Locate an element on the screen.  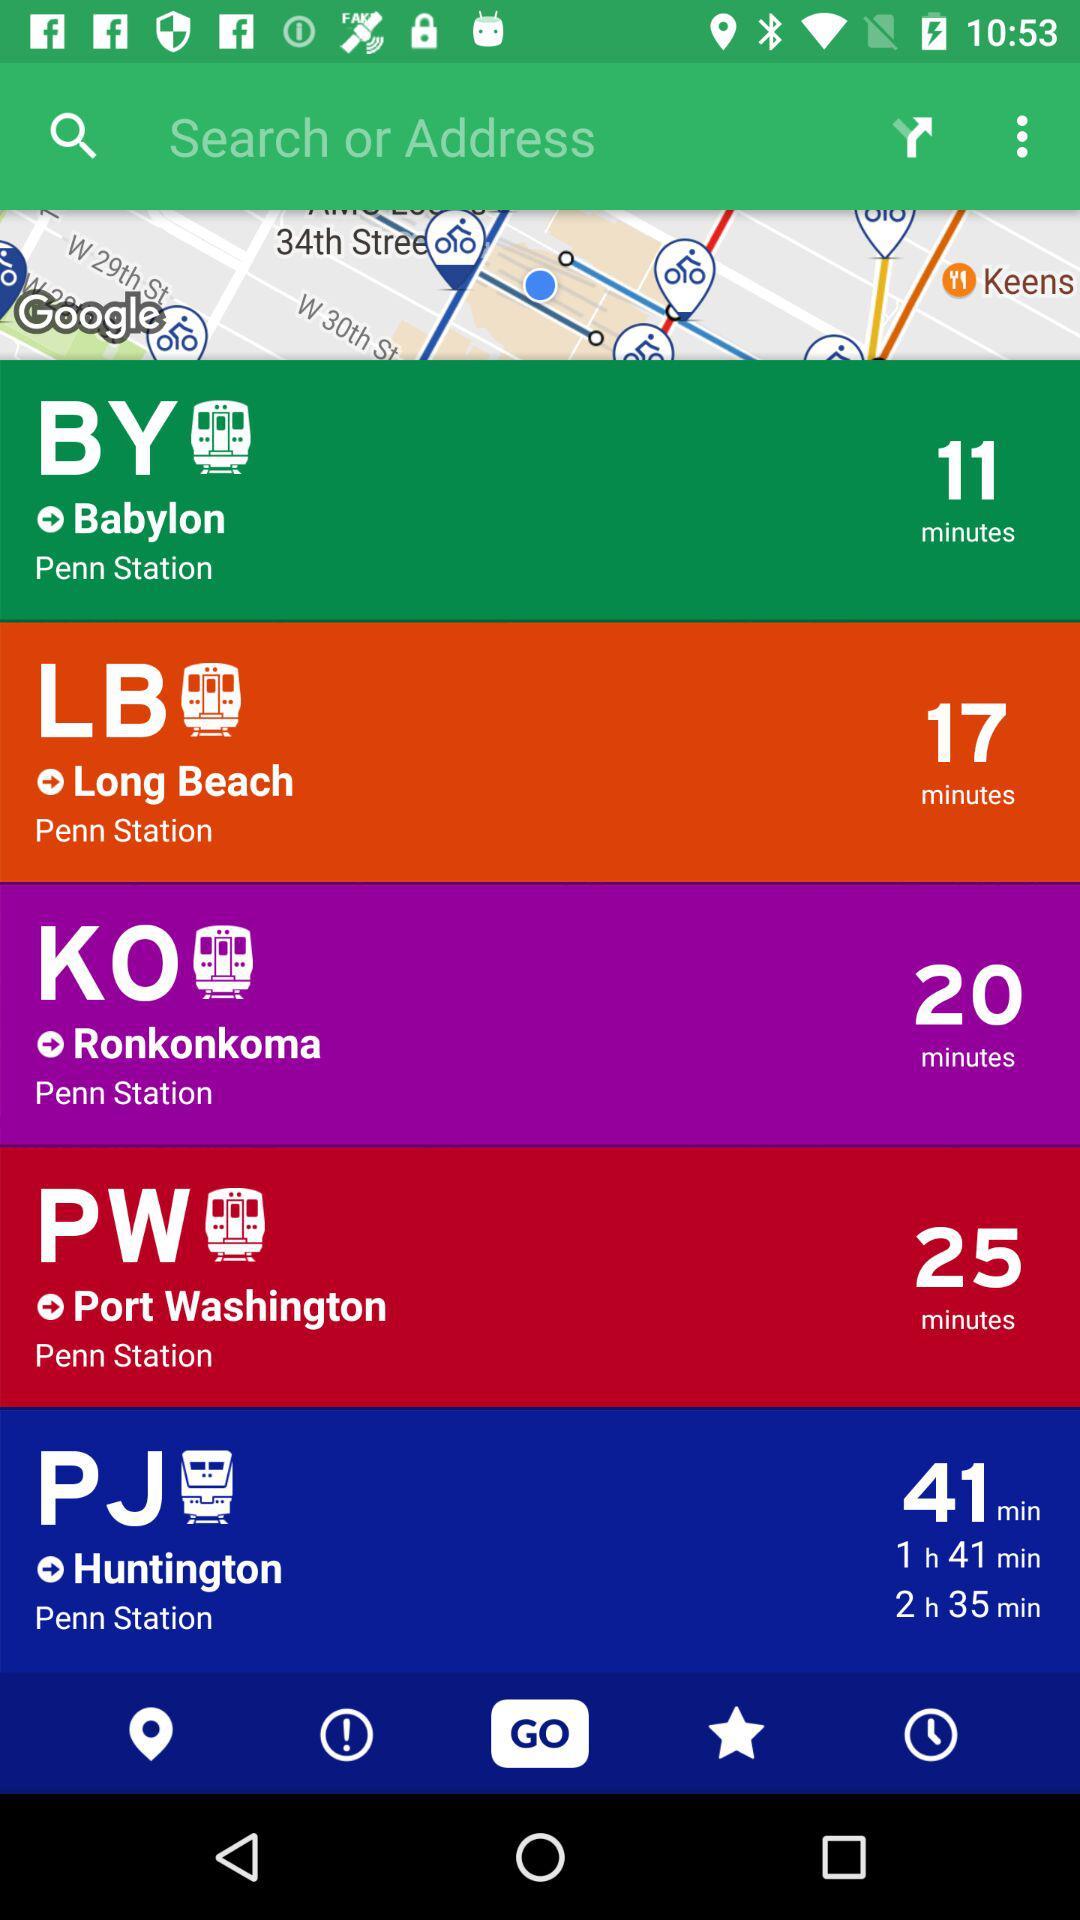
the photo icon is located at coordinates (984, 1008).